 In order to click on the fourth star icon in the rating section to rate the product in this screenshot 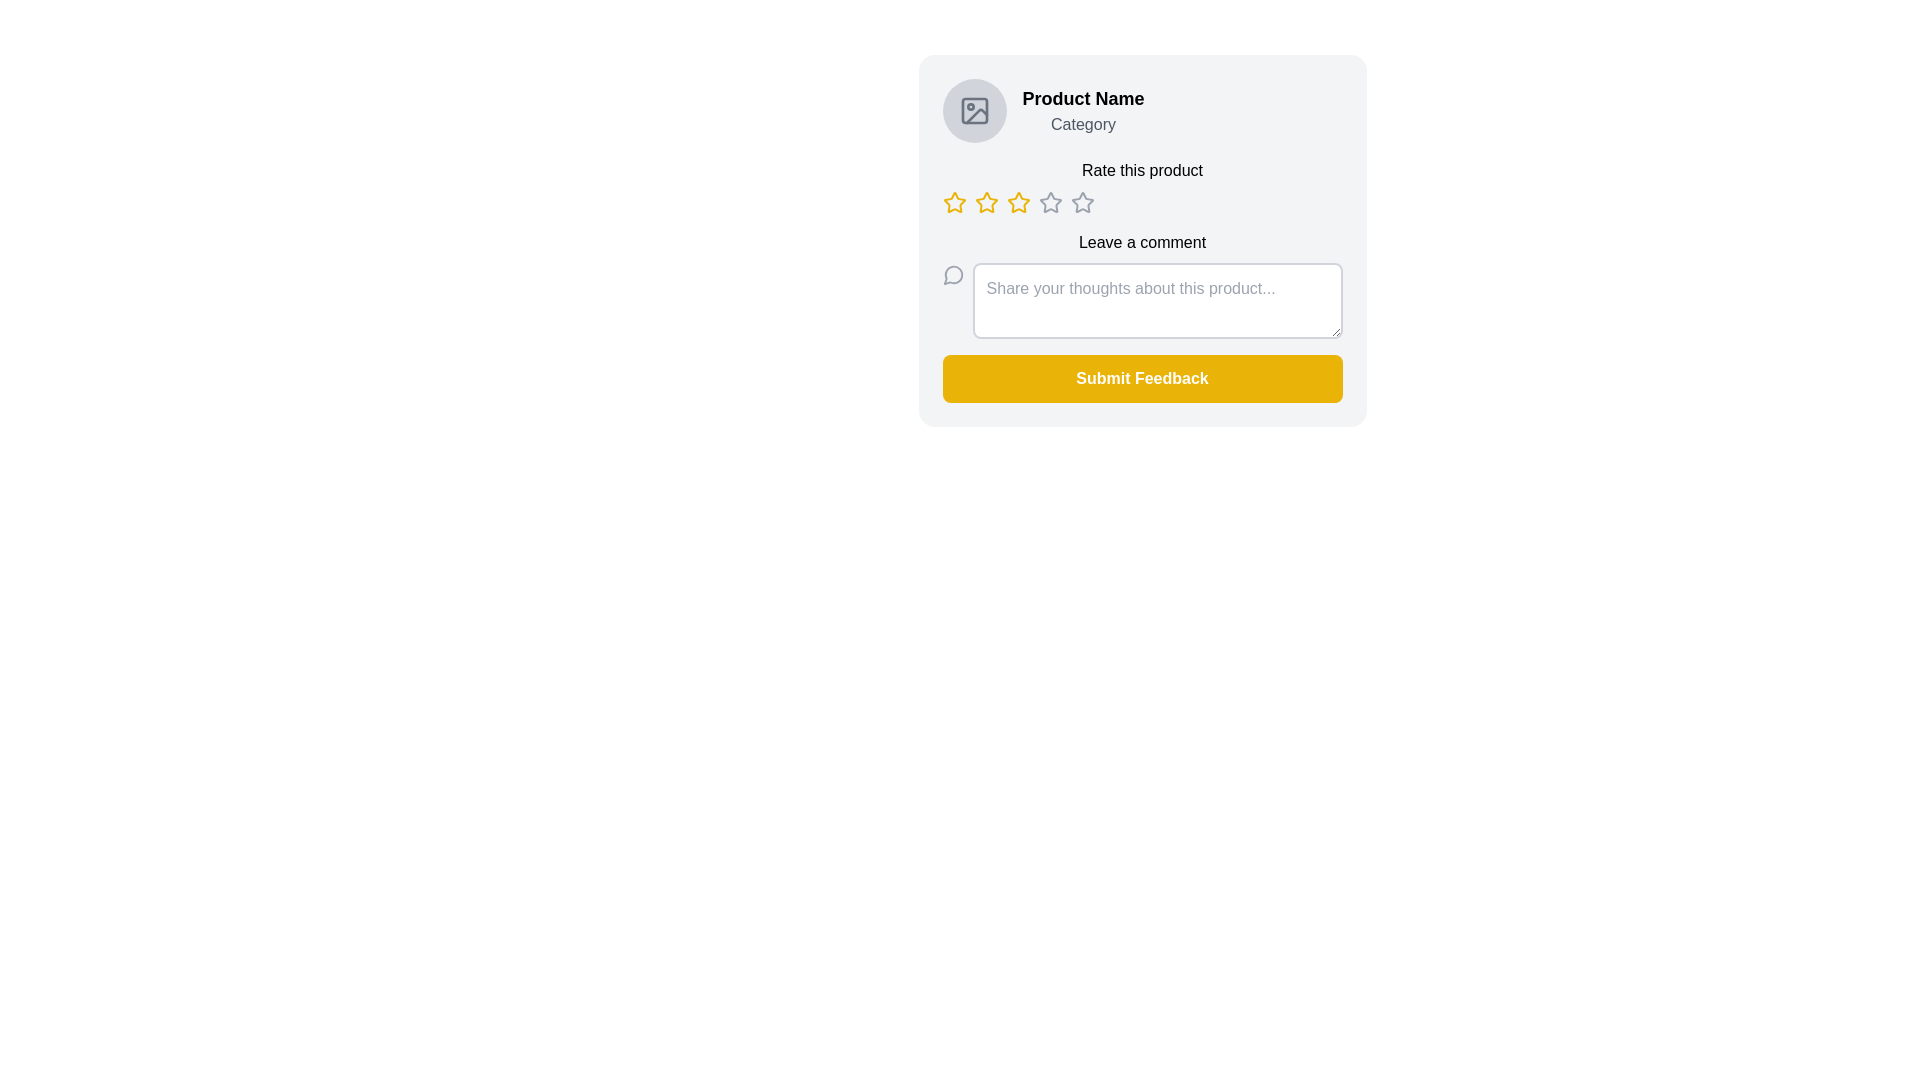, I will do `click(1049, 201)`.